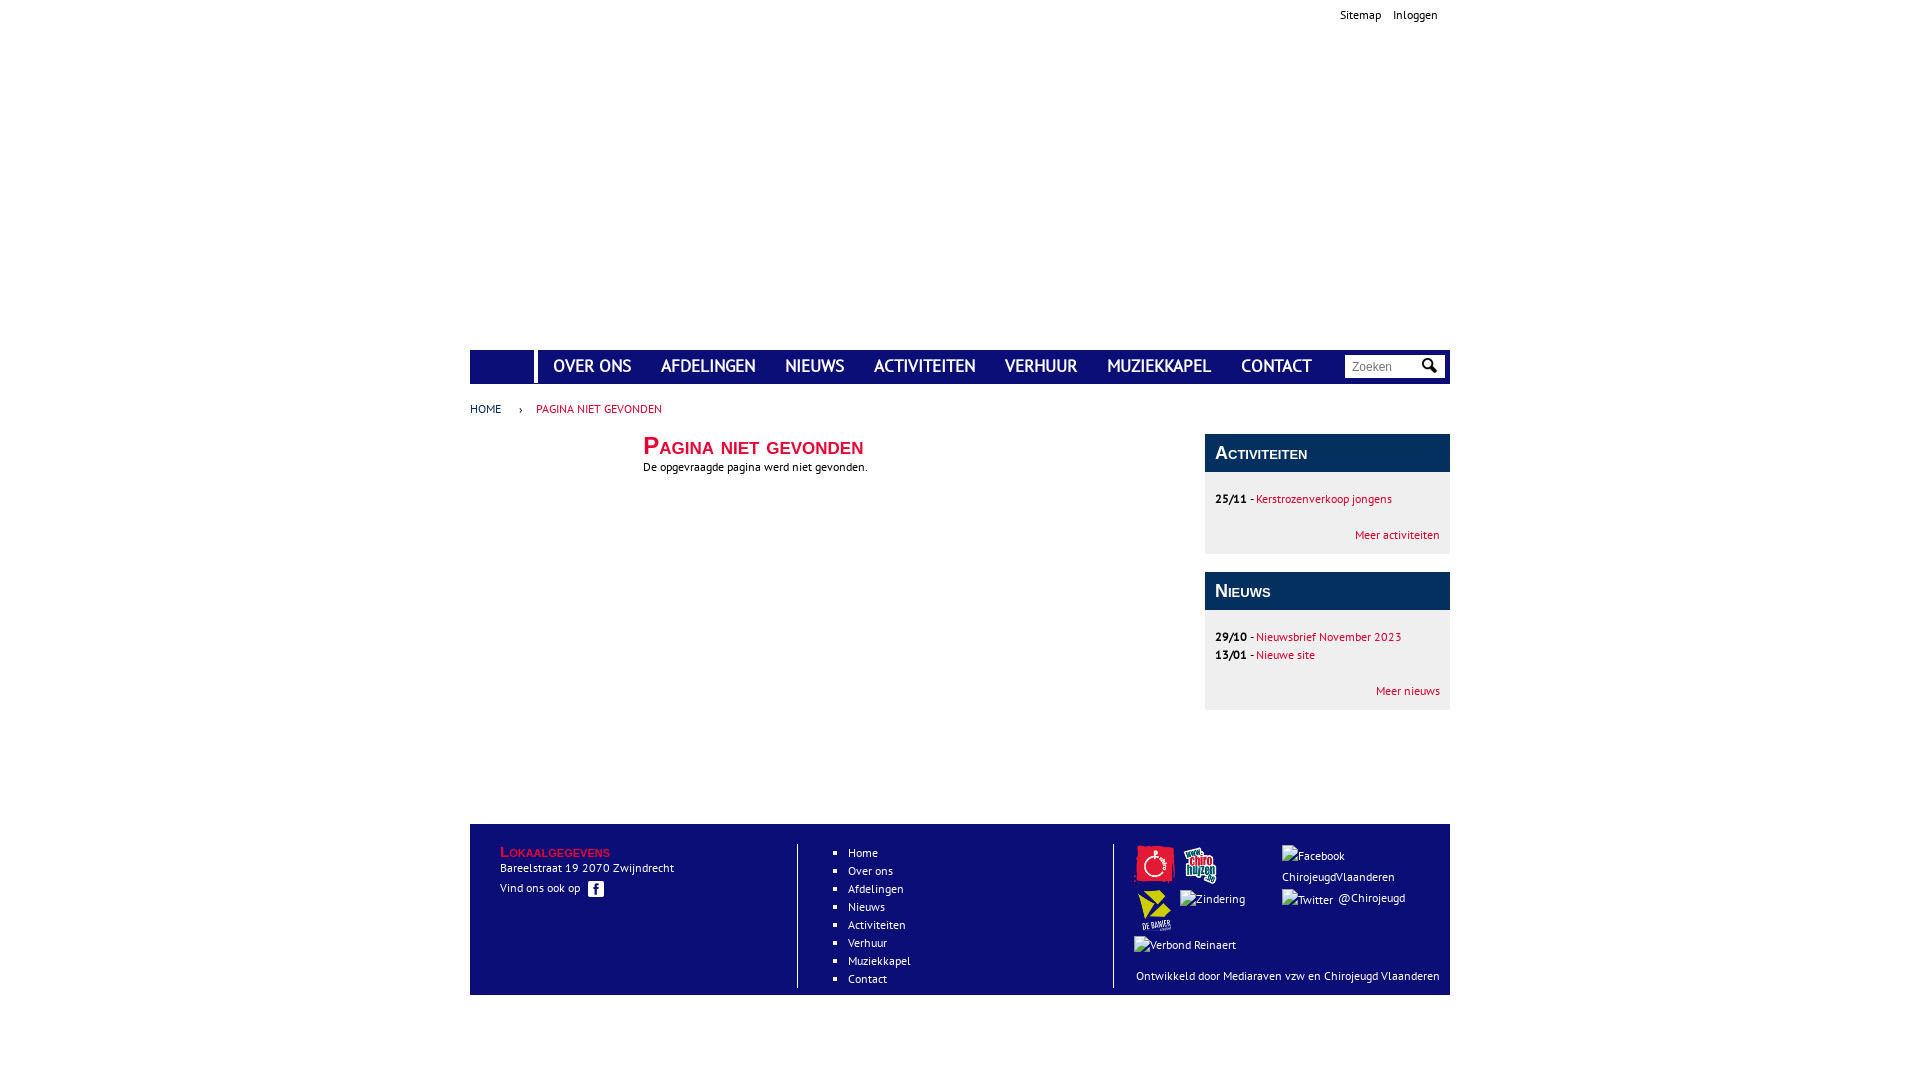  Describe the element at coordinates (1202, 879) in the screenshot. I see `'Chirohuizen'` at that location.